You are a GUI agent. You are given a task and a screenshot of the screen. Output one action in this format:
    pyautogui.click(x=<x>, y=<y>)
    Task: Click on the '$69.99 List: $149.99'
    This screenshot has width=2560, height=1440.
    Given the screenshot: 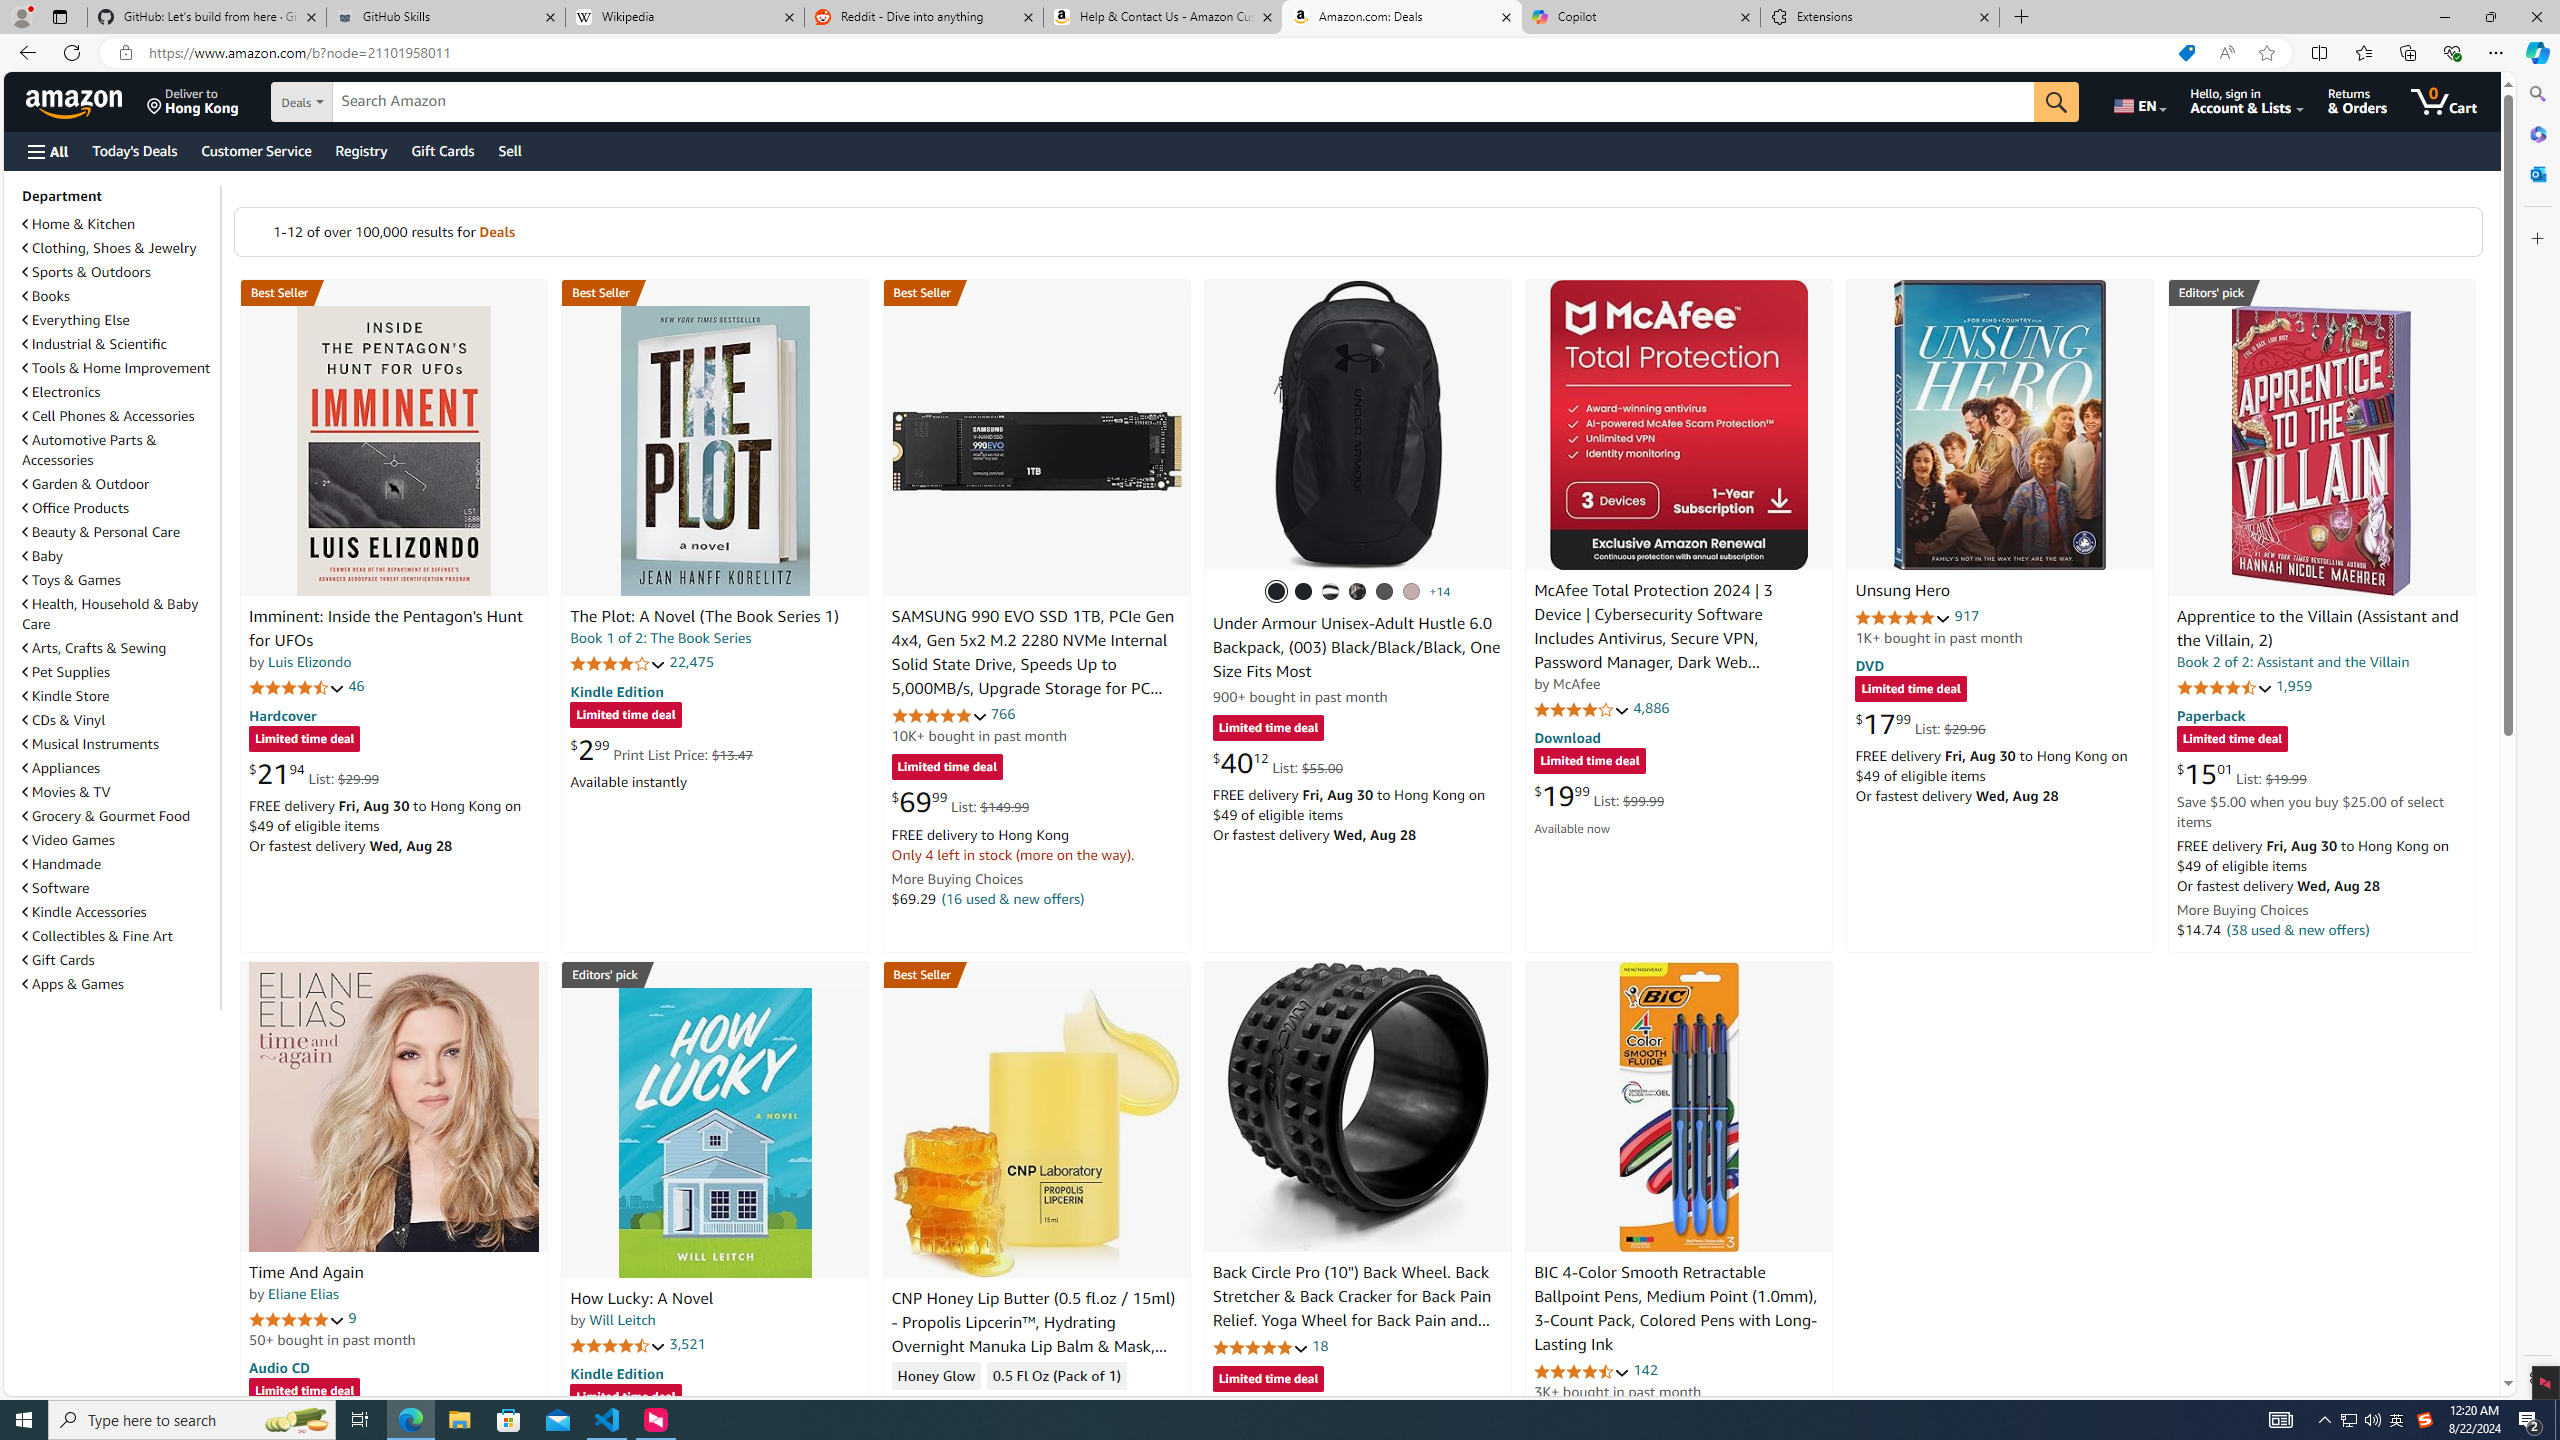 What is the action you would take?
    pyautogui.click(x=959, y=800)
    